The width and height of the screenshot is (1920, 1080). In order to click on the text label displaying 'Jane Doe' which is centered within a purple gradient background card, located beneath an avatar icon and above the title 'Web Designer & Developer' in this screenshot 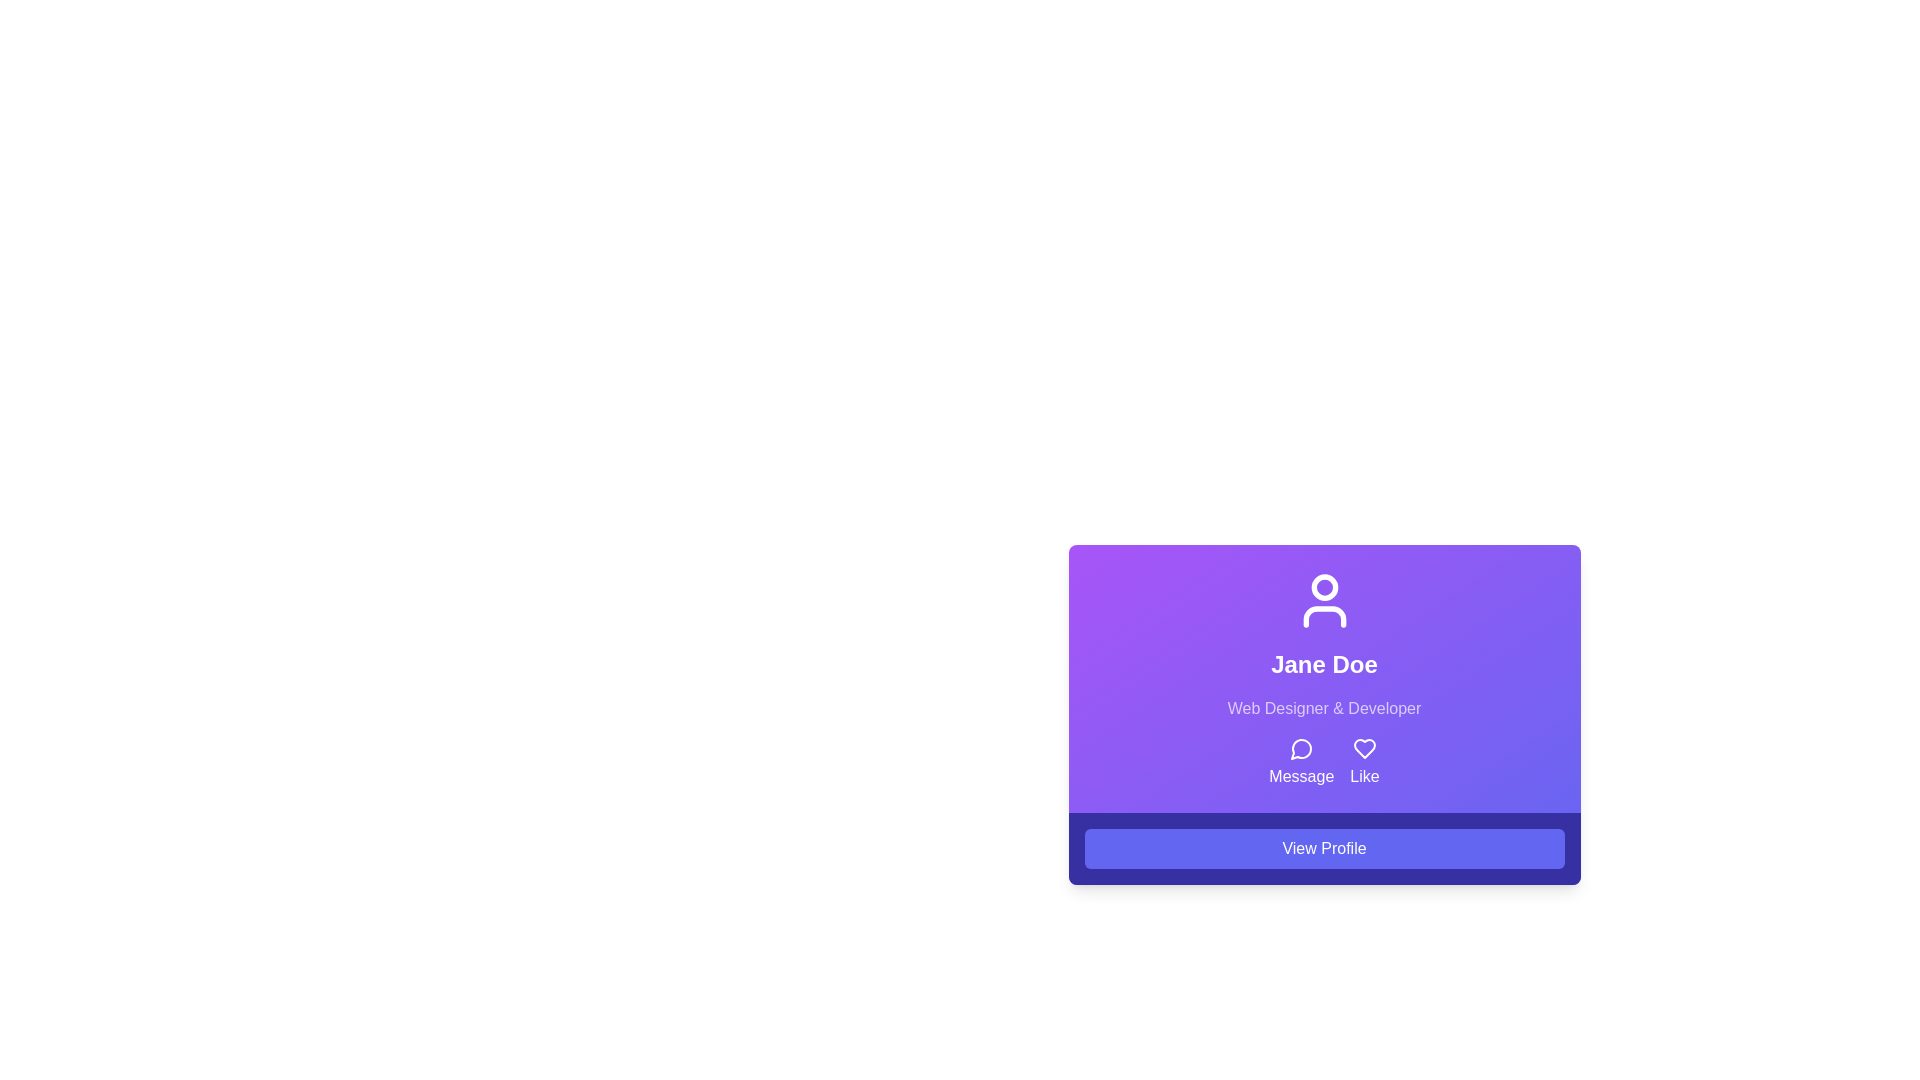, I will do `click(1324, 664)`.